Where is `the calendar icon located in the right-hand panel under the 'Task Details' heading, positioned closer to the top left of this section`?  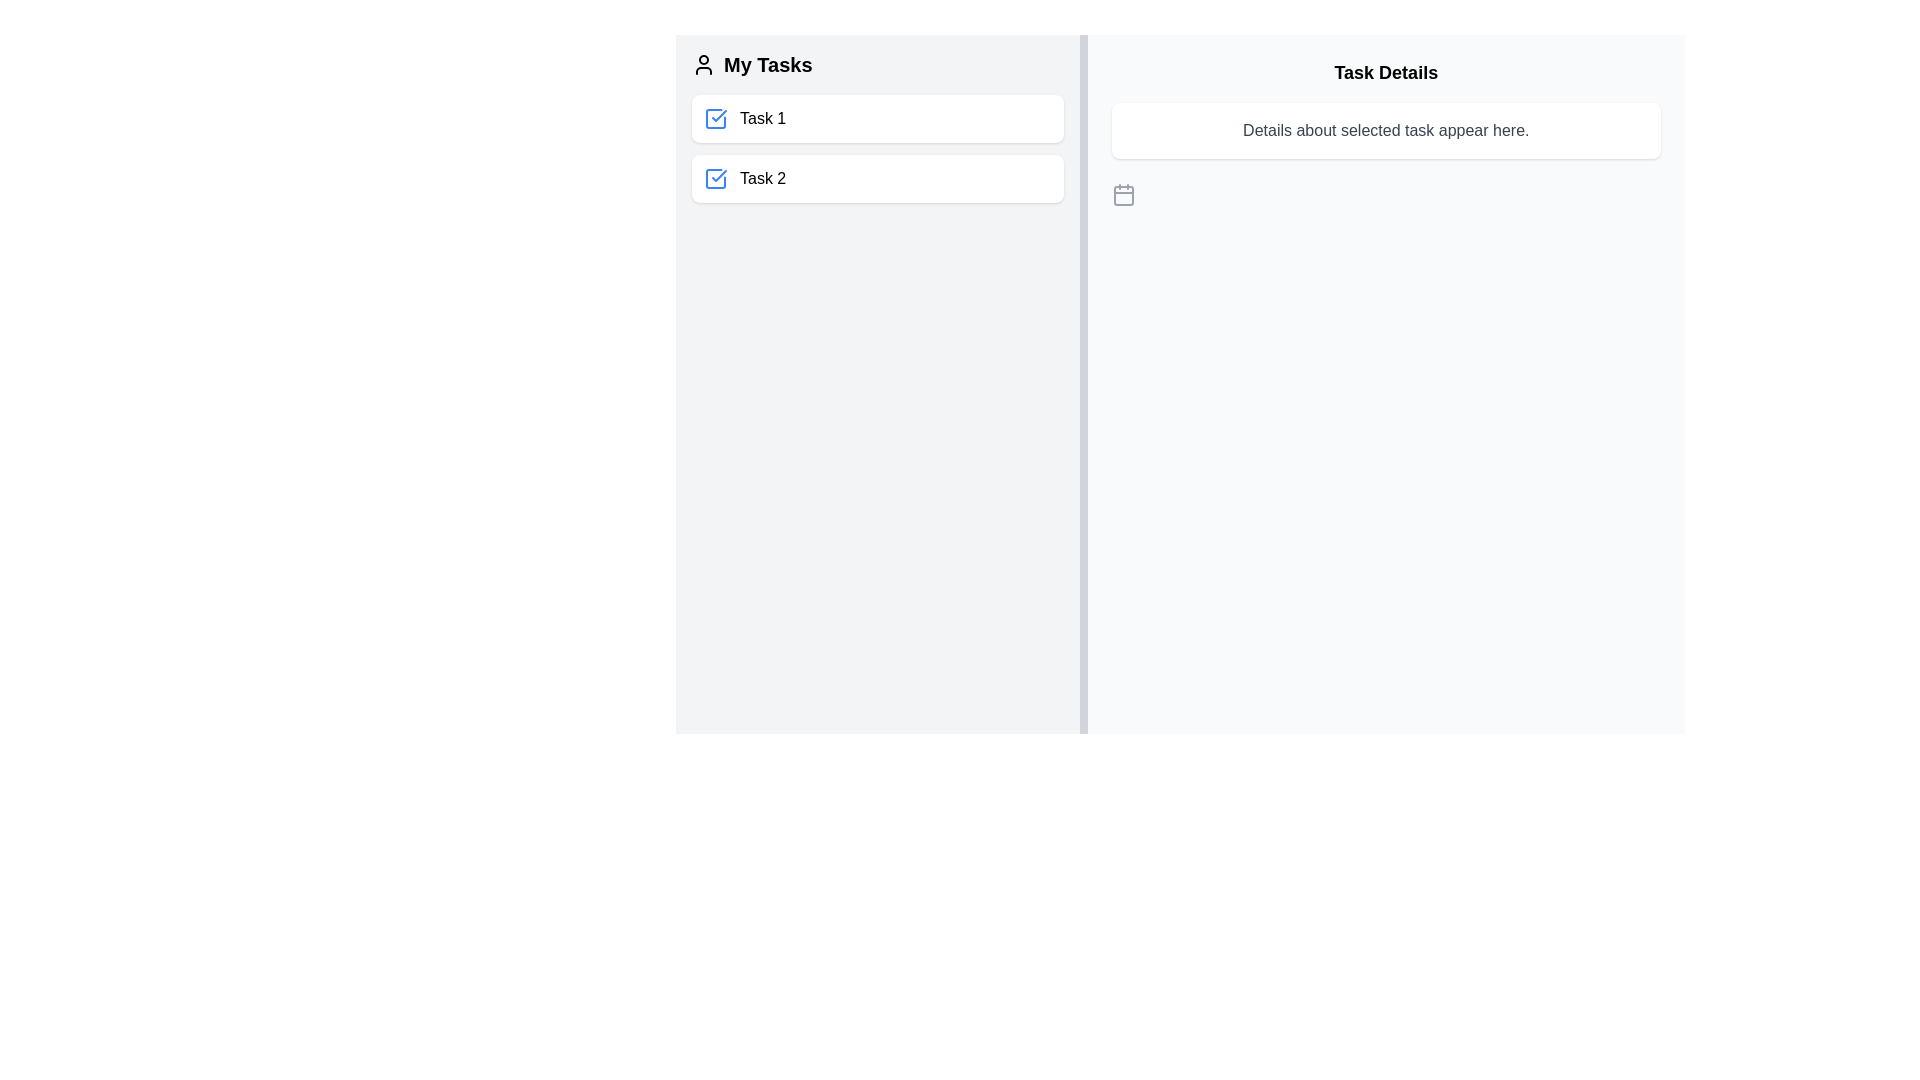
the calendar icon located in the right-hand panel under the 'Task Details' heading, positioned closer to the top left of this section is located at coordinates (1123, 195).